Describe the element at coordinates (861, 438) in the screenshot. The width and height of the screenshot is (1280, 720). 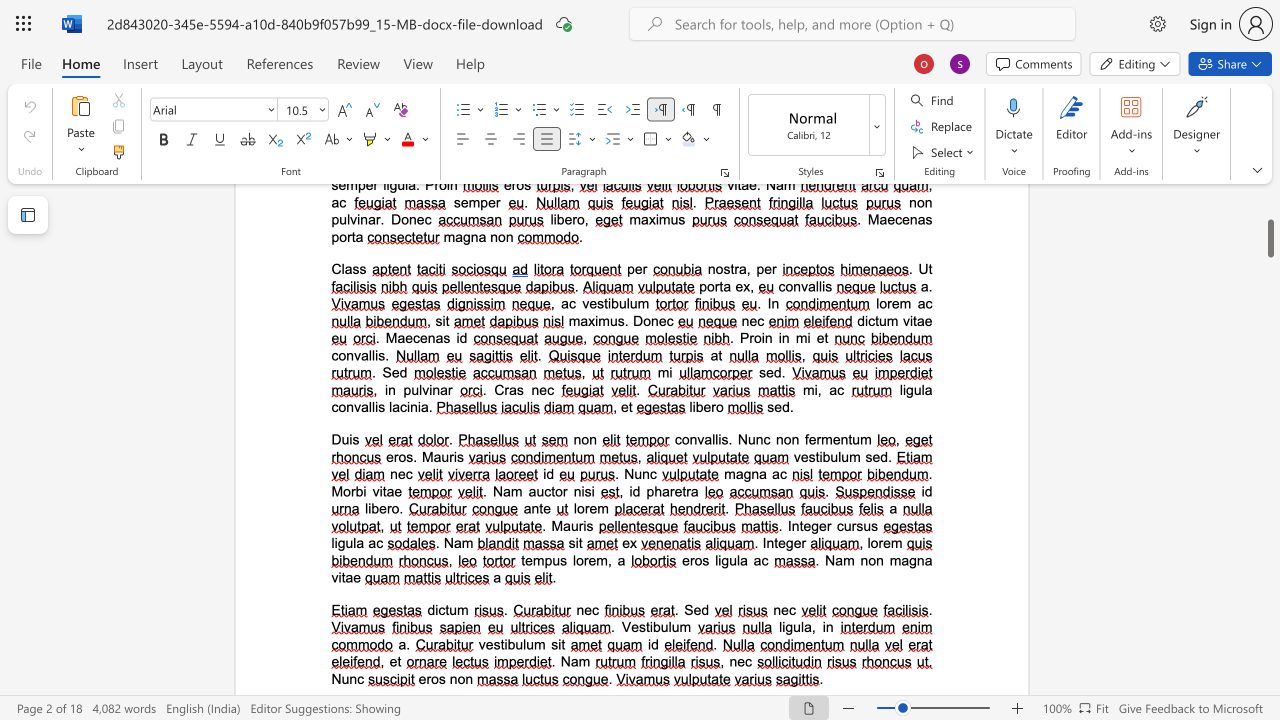
I see `the space between the continuous character "u" and "m" in the text` at that location.